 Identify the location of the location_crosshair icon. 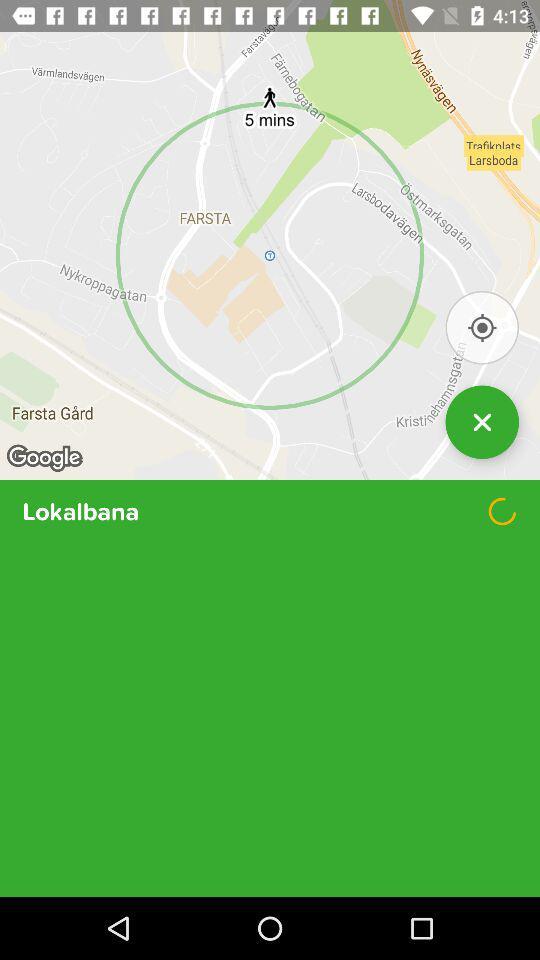
(481, 350).